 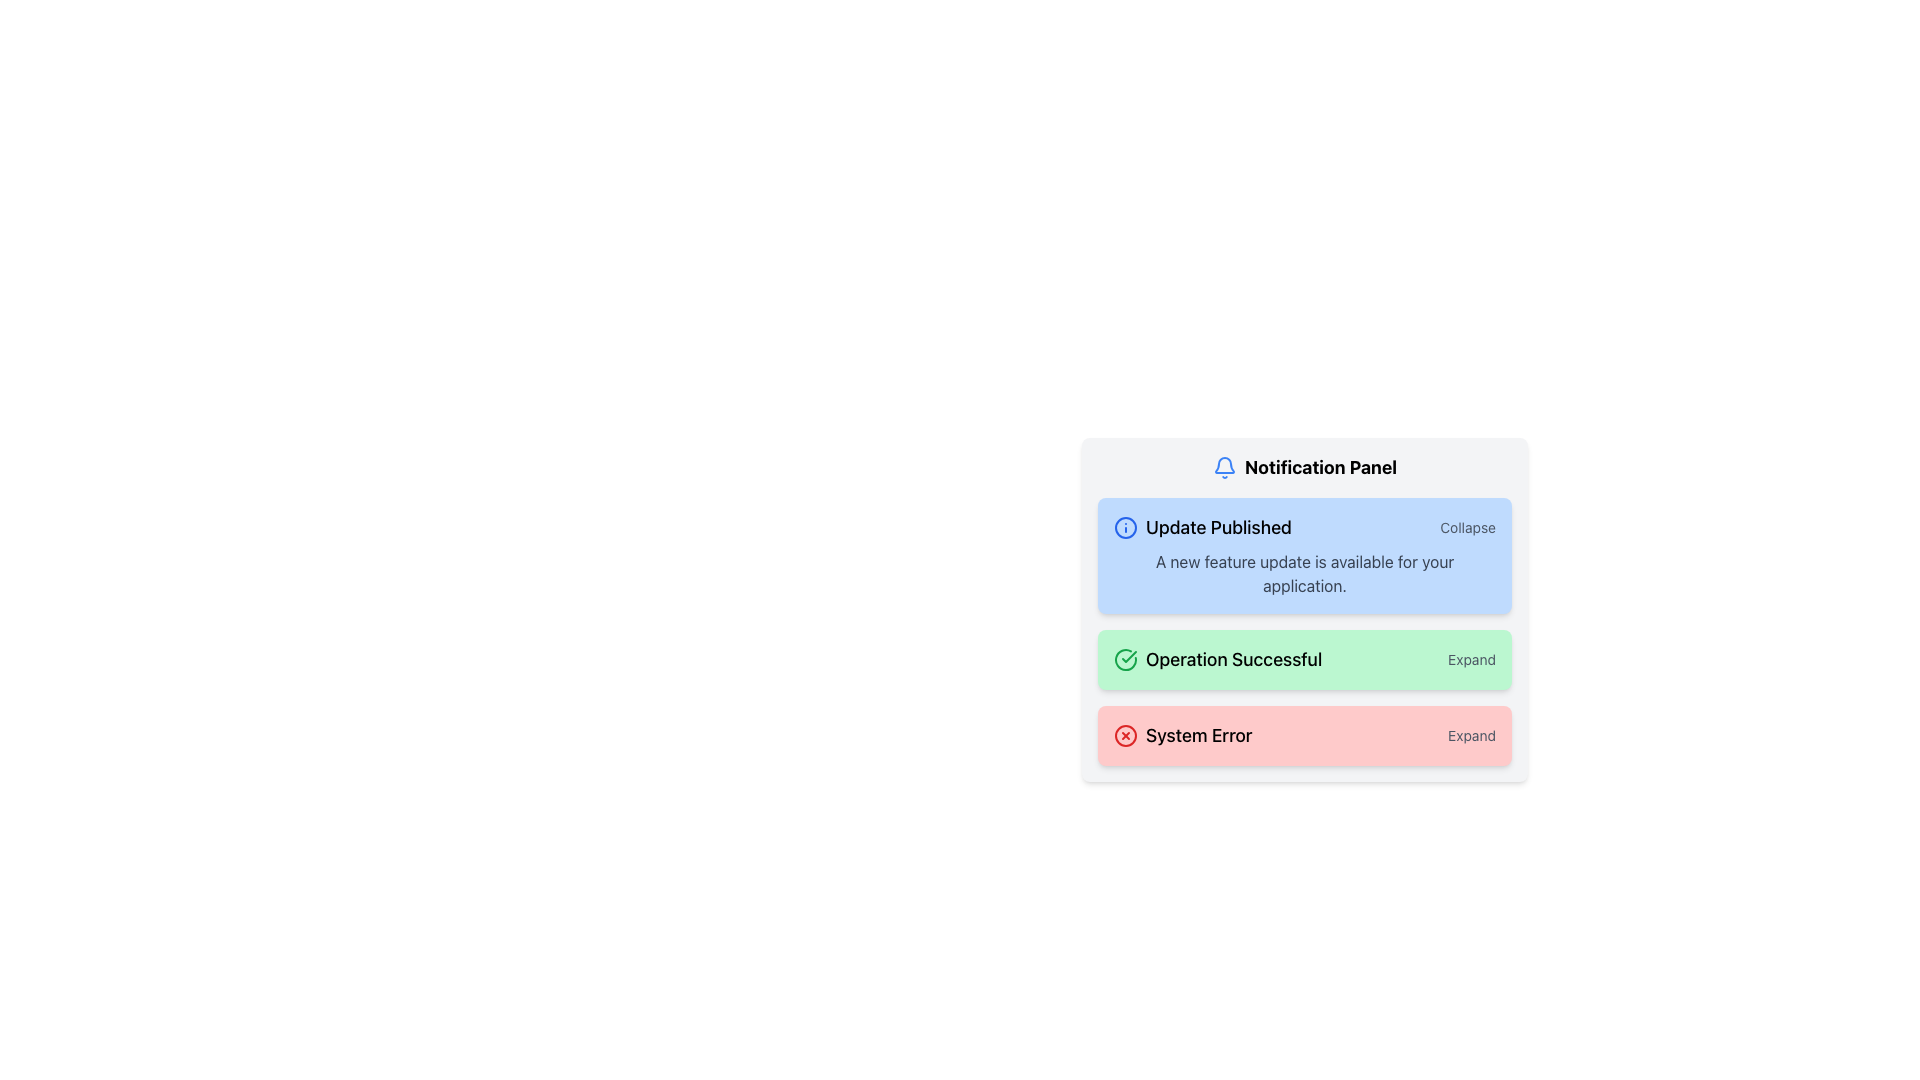 What do you see at coordinates (1218, 527) in the screenshot?
I see `the text label 'Update Published', which serves as a notification title and is located in a blue section at the top of the notification panel` at bounding box center [1218, 527].